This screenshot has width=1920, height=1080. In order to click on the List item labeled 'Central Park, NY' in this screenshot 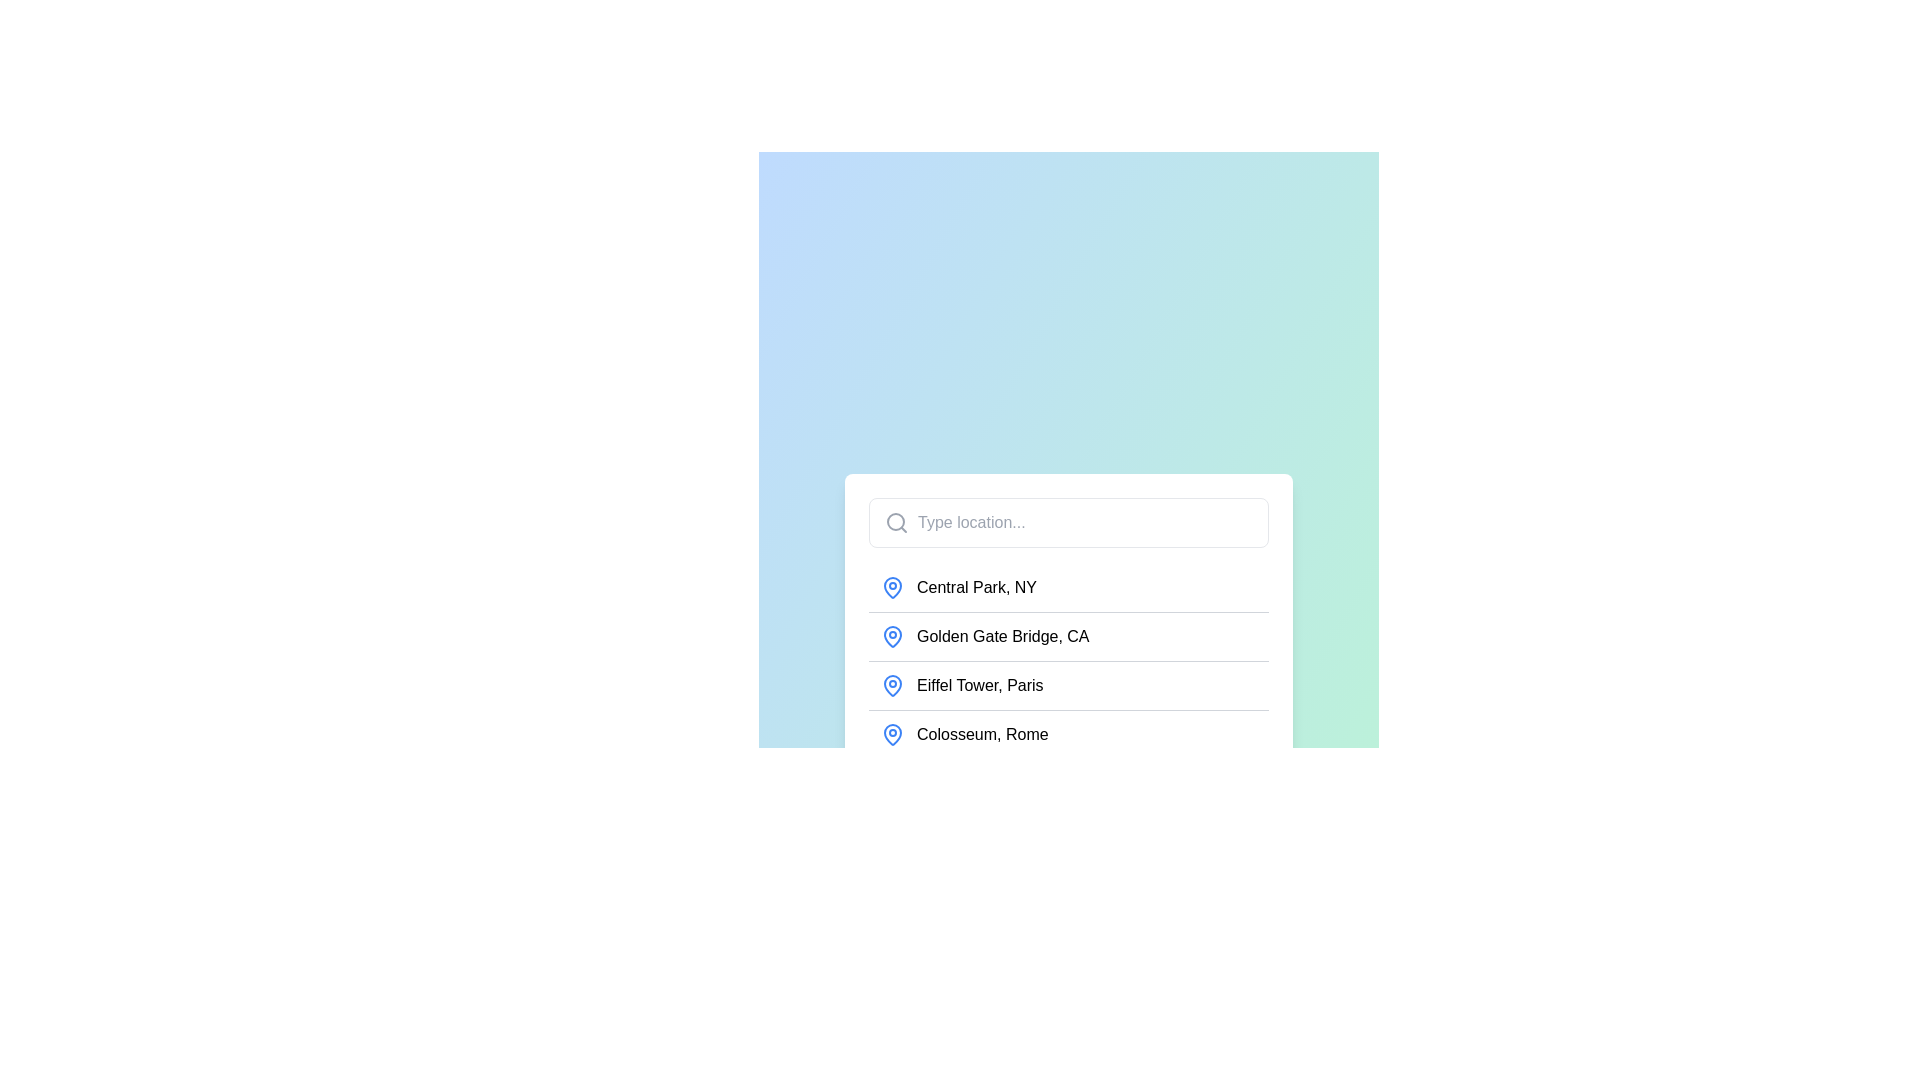, I will do `click(1068, 586)`.